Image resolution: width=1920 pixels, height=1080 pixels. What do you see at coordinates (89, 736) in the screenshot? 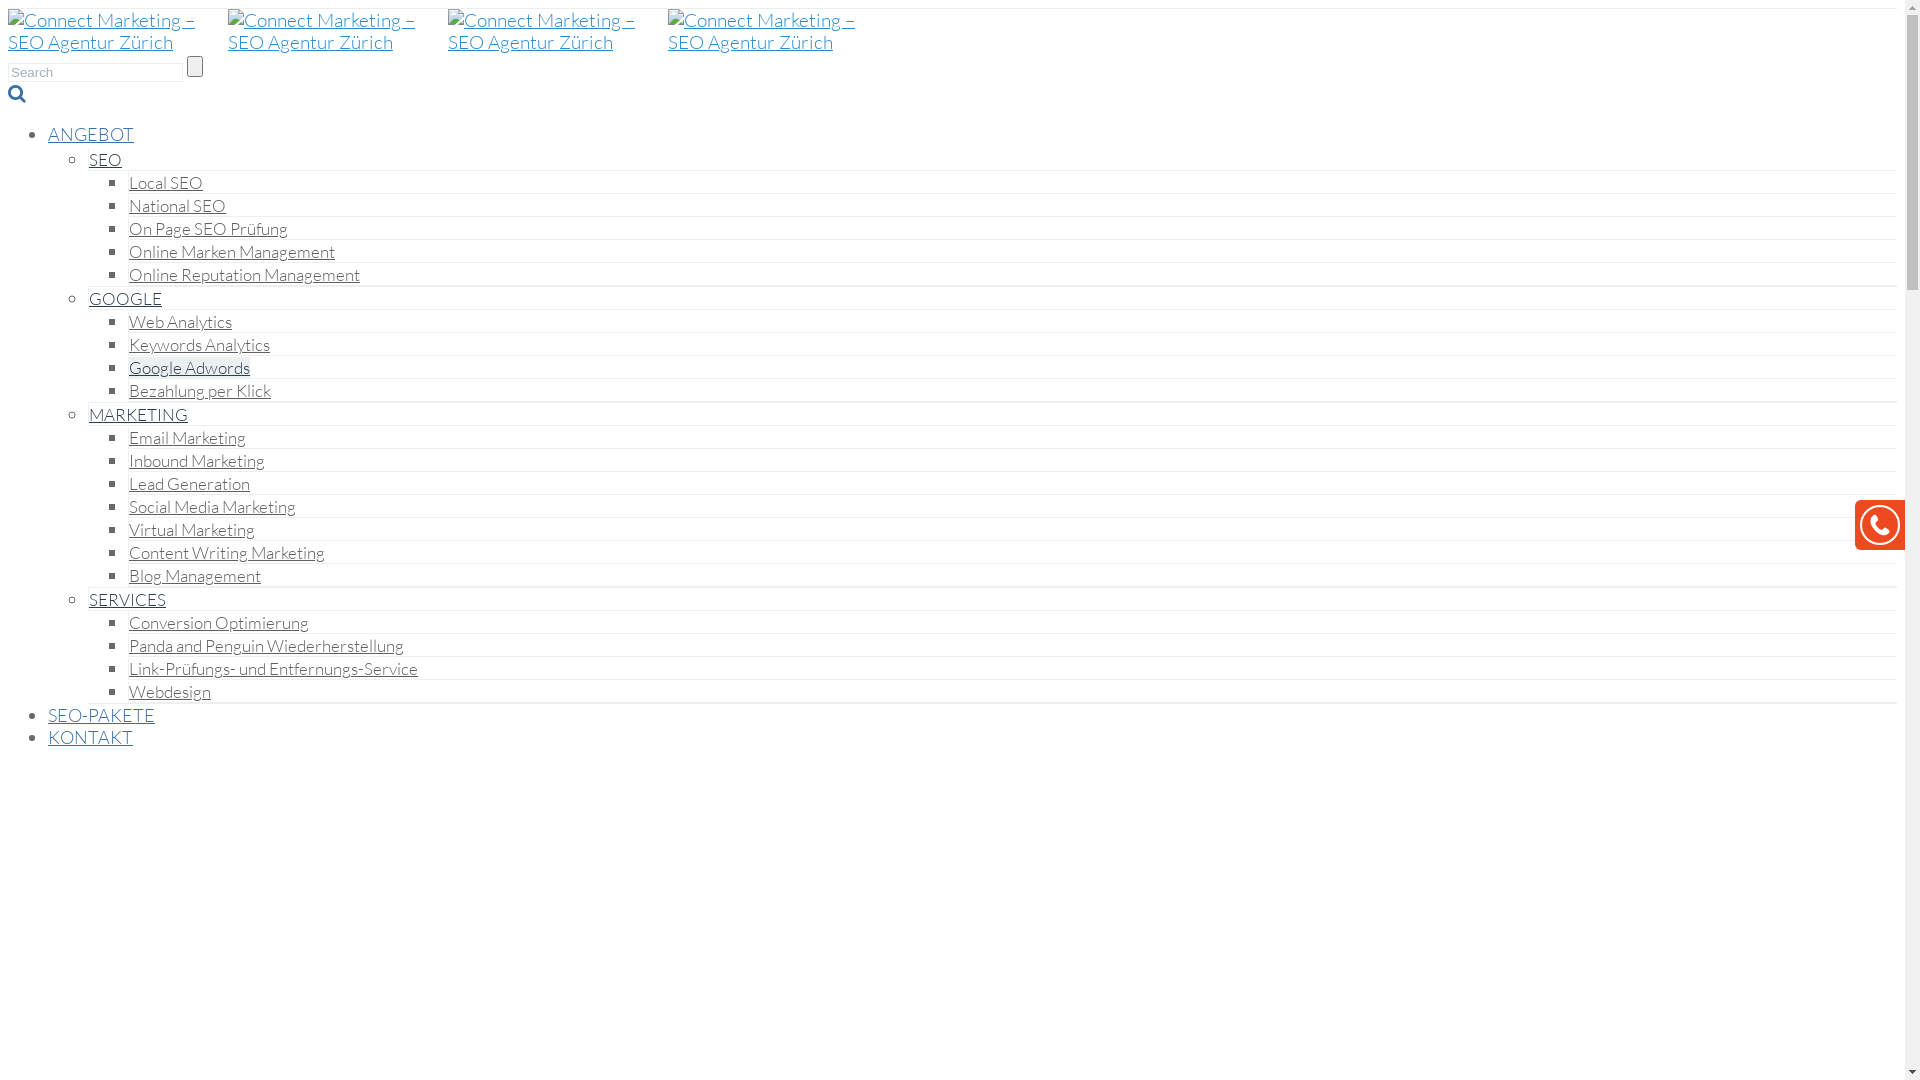
I see `'KONTAKT'` at bounding box center [89, 736].